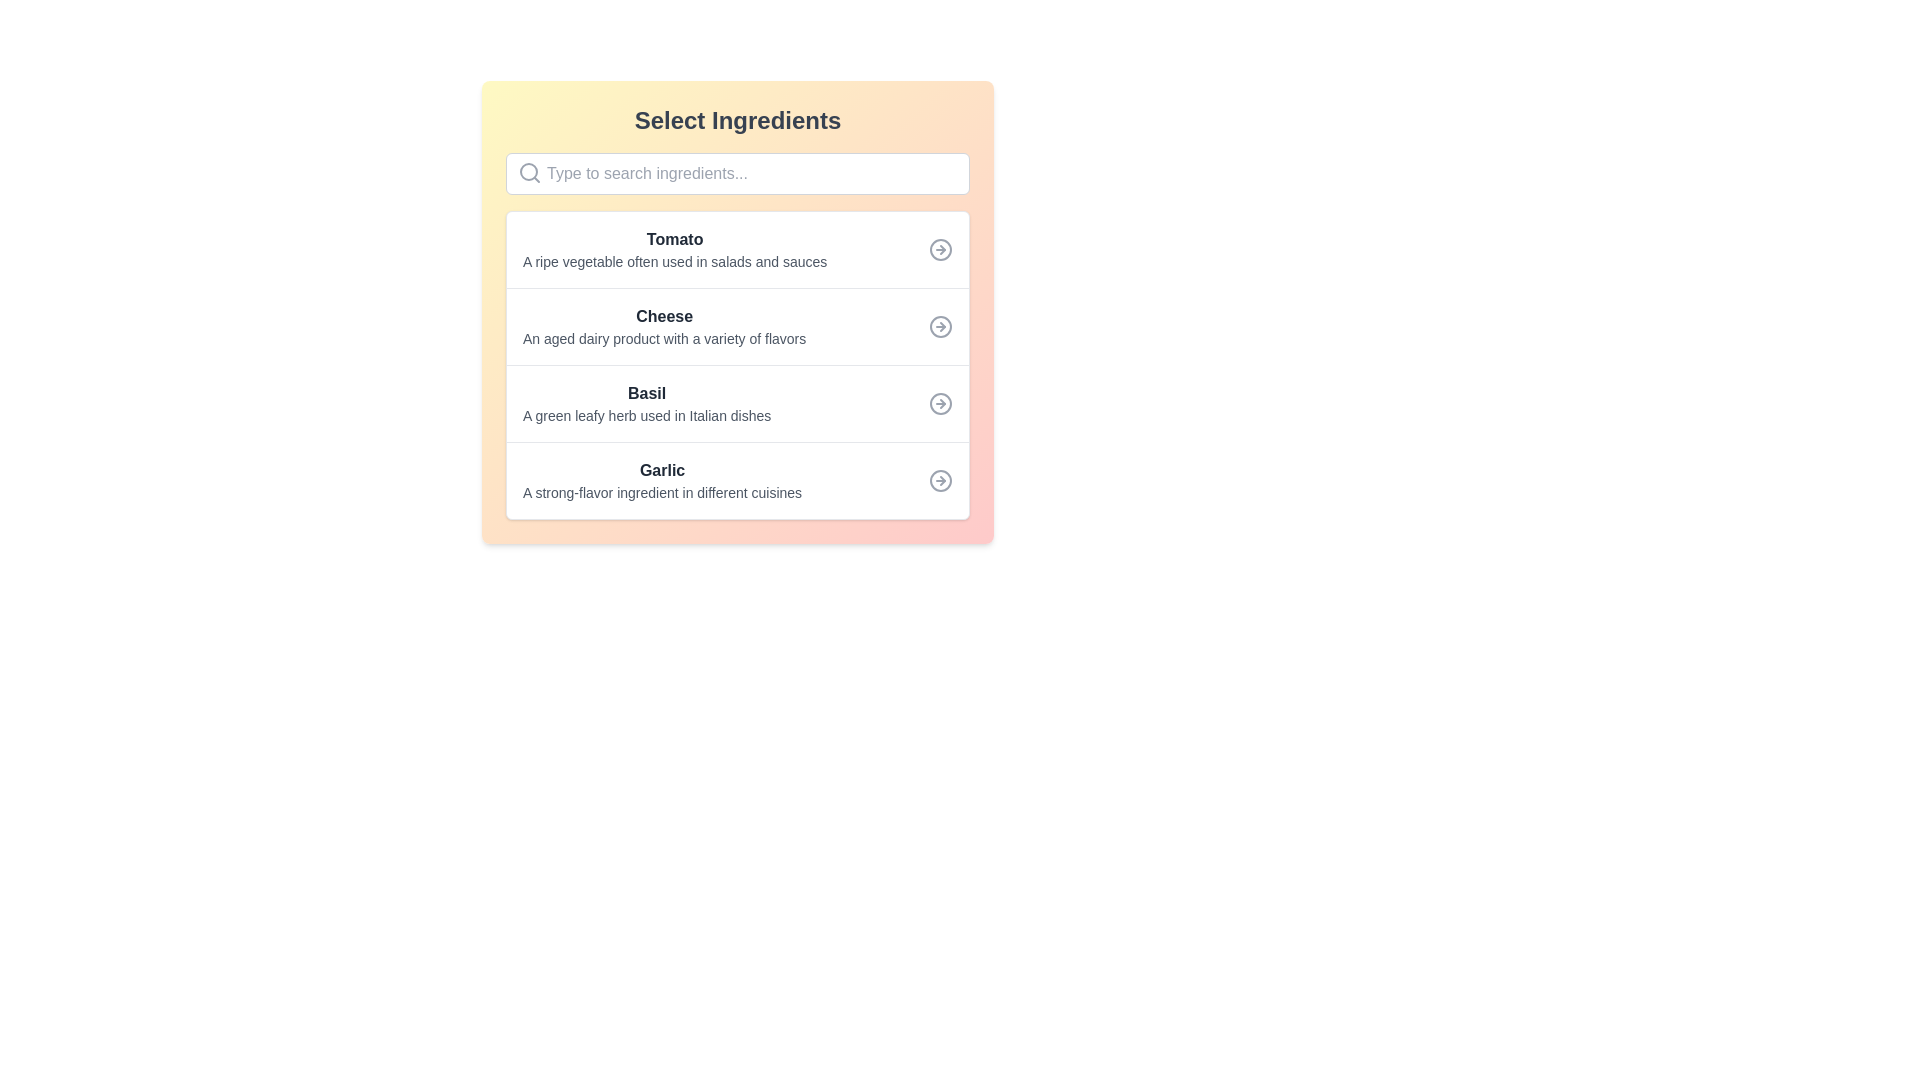 The height and width of the screenshot is (1080, 1920). What do you see at coordinates (675, 238) in the screenshot?
I see `the 'Tomato' text label` at bounding box center [675, 238].